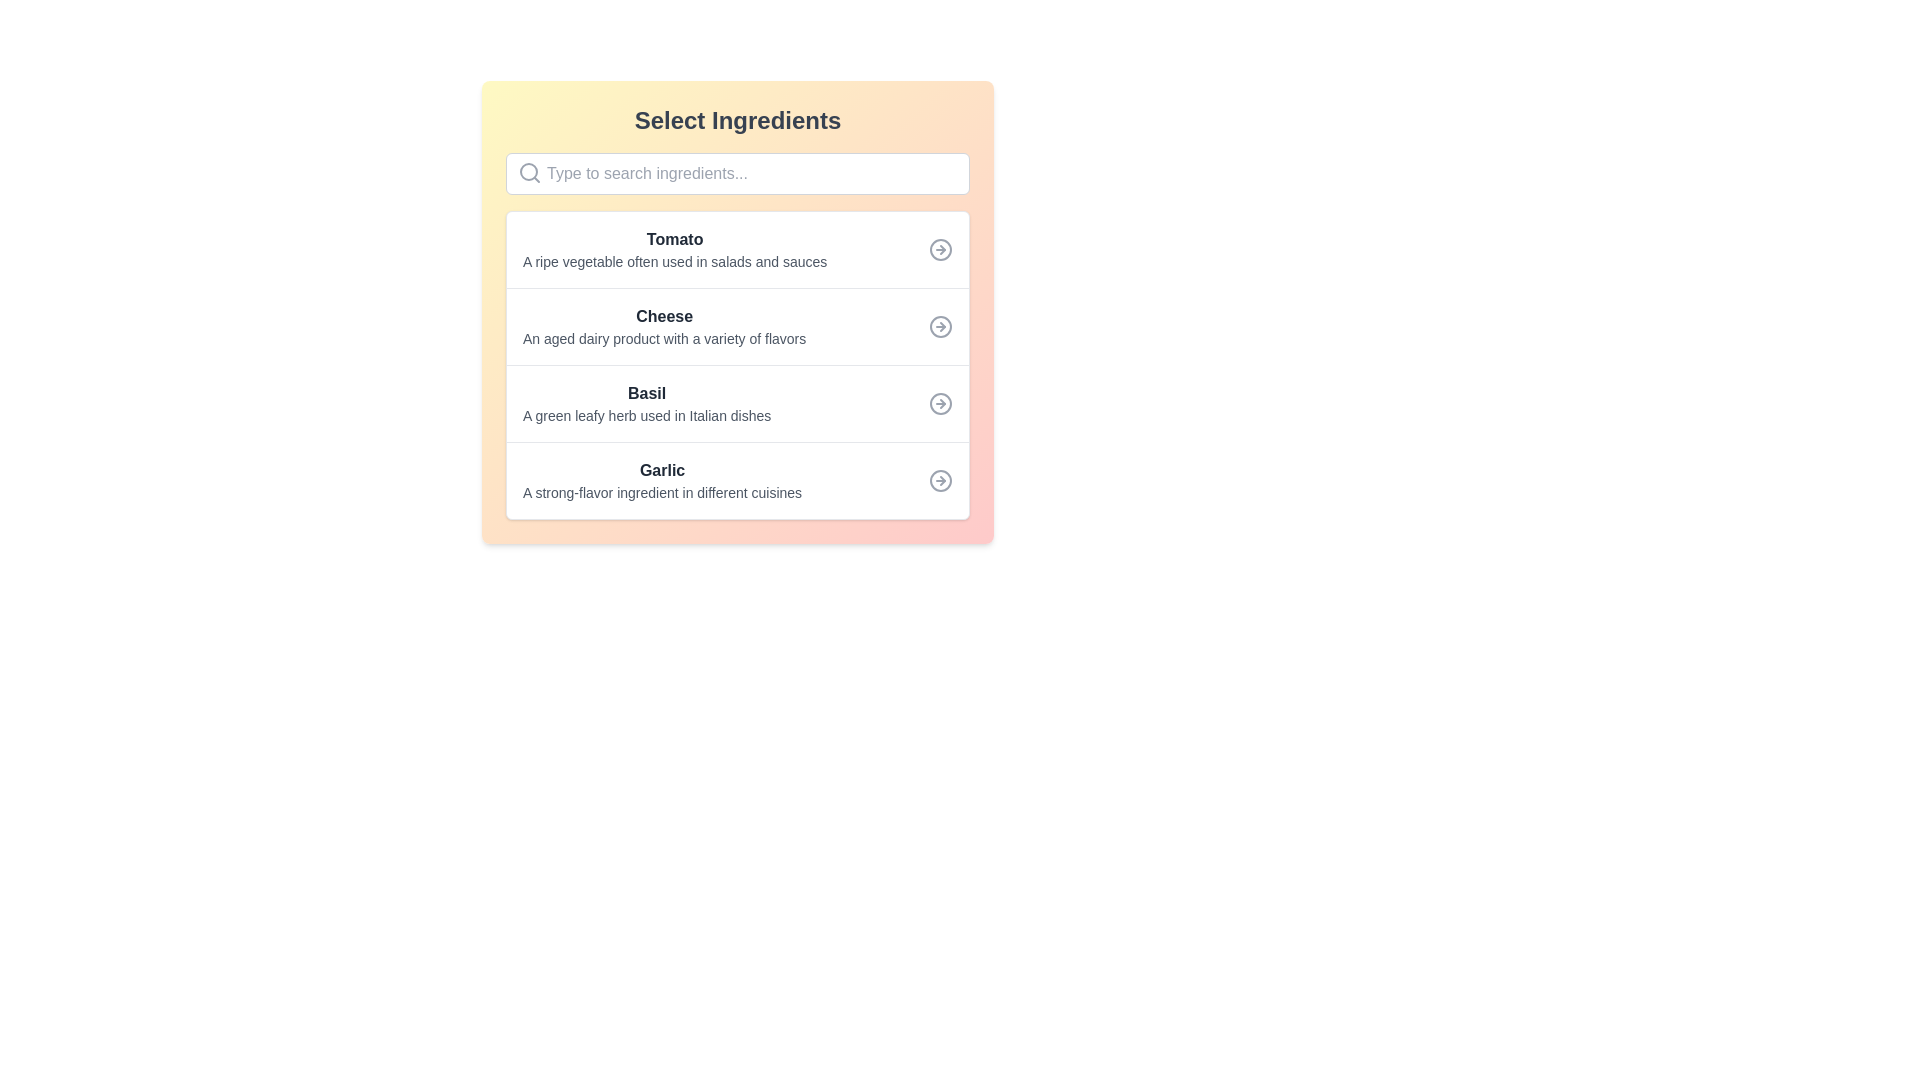 The height and width of the screenshot is (1080, 1920). What do you see at coordinates (675, 238) in the screenshot?
I see `the 'Tomato' text label` at bounding box center [675, 238].